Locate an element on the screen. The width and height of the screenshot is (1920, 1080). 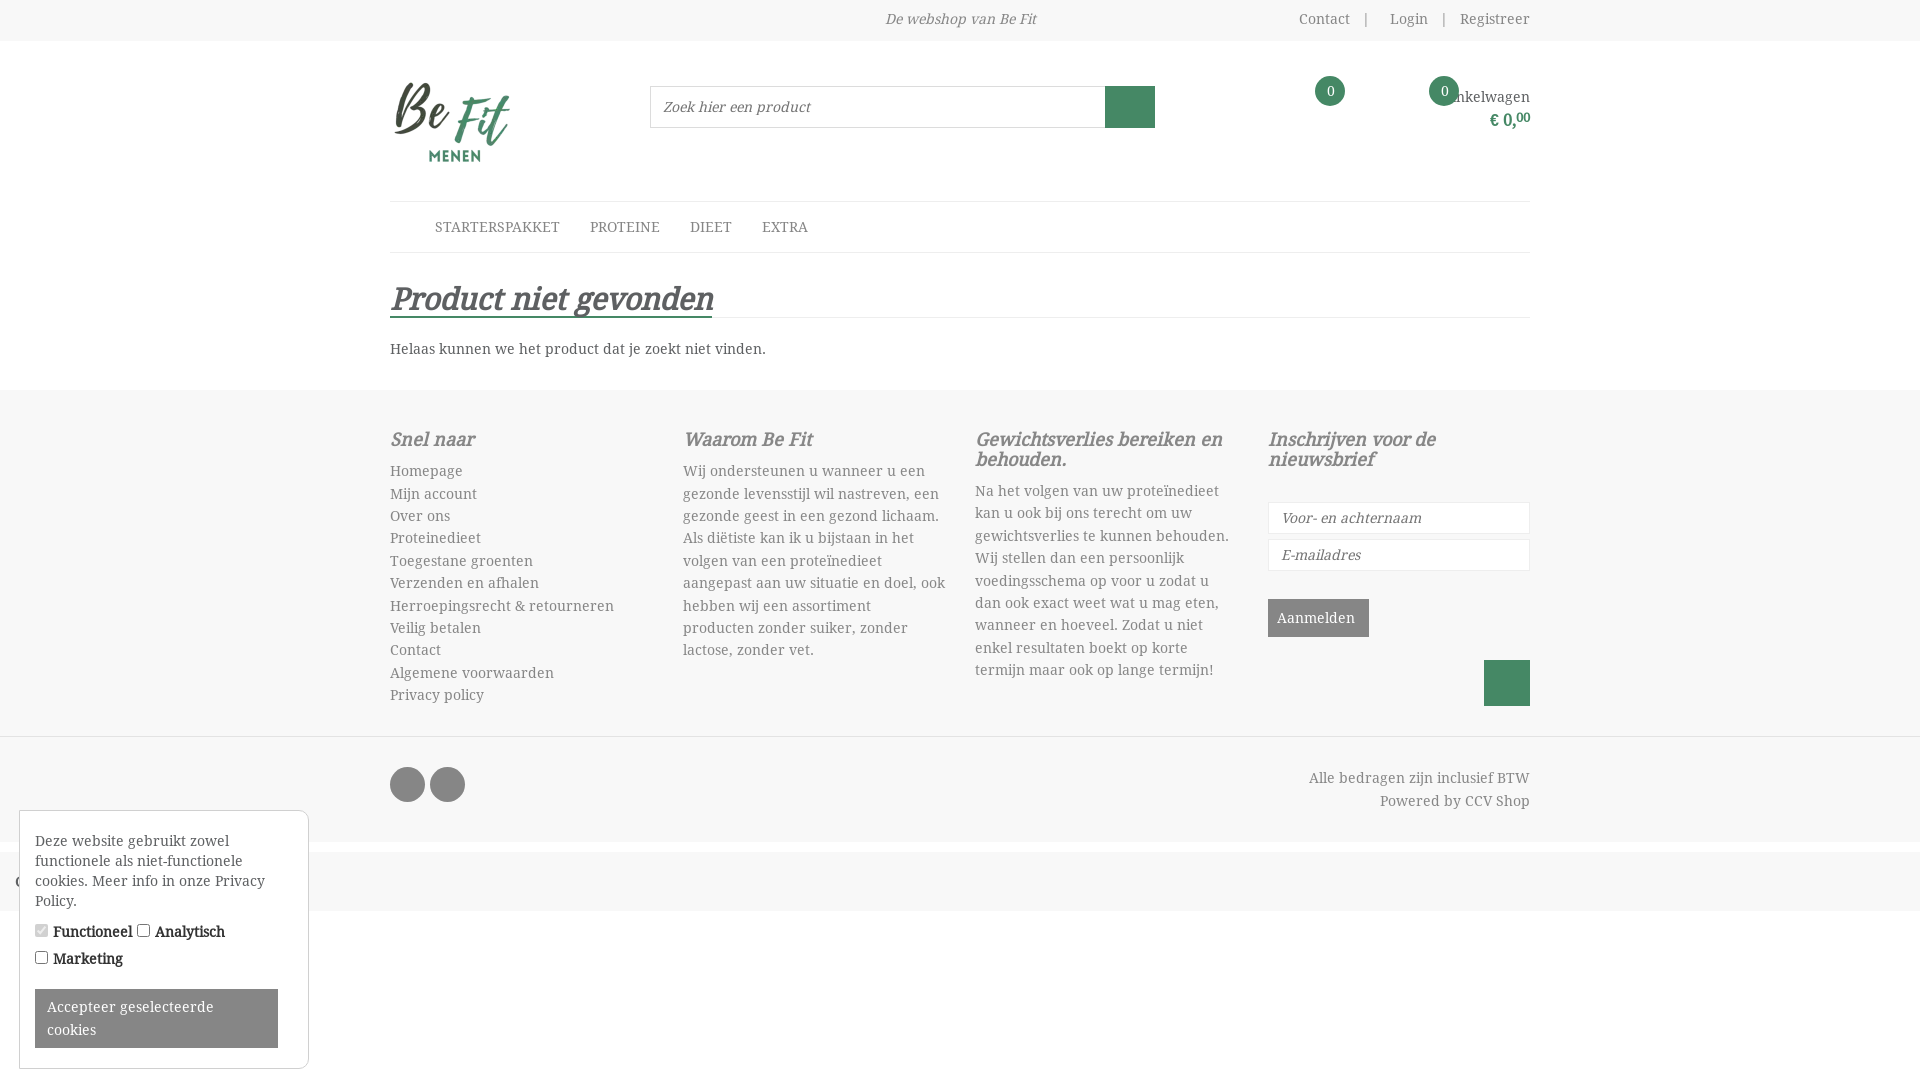
'Herroepingsrecht & retourneren' is located at coordinates (502, 604).